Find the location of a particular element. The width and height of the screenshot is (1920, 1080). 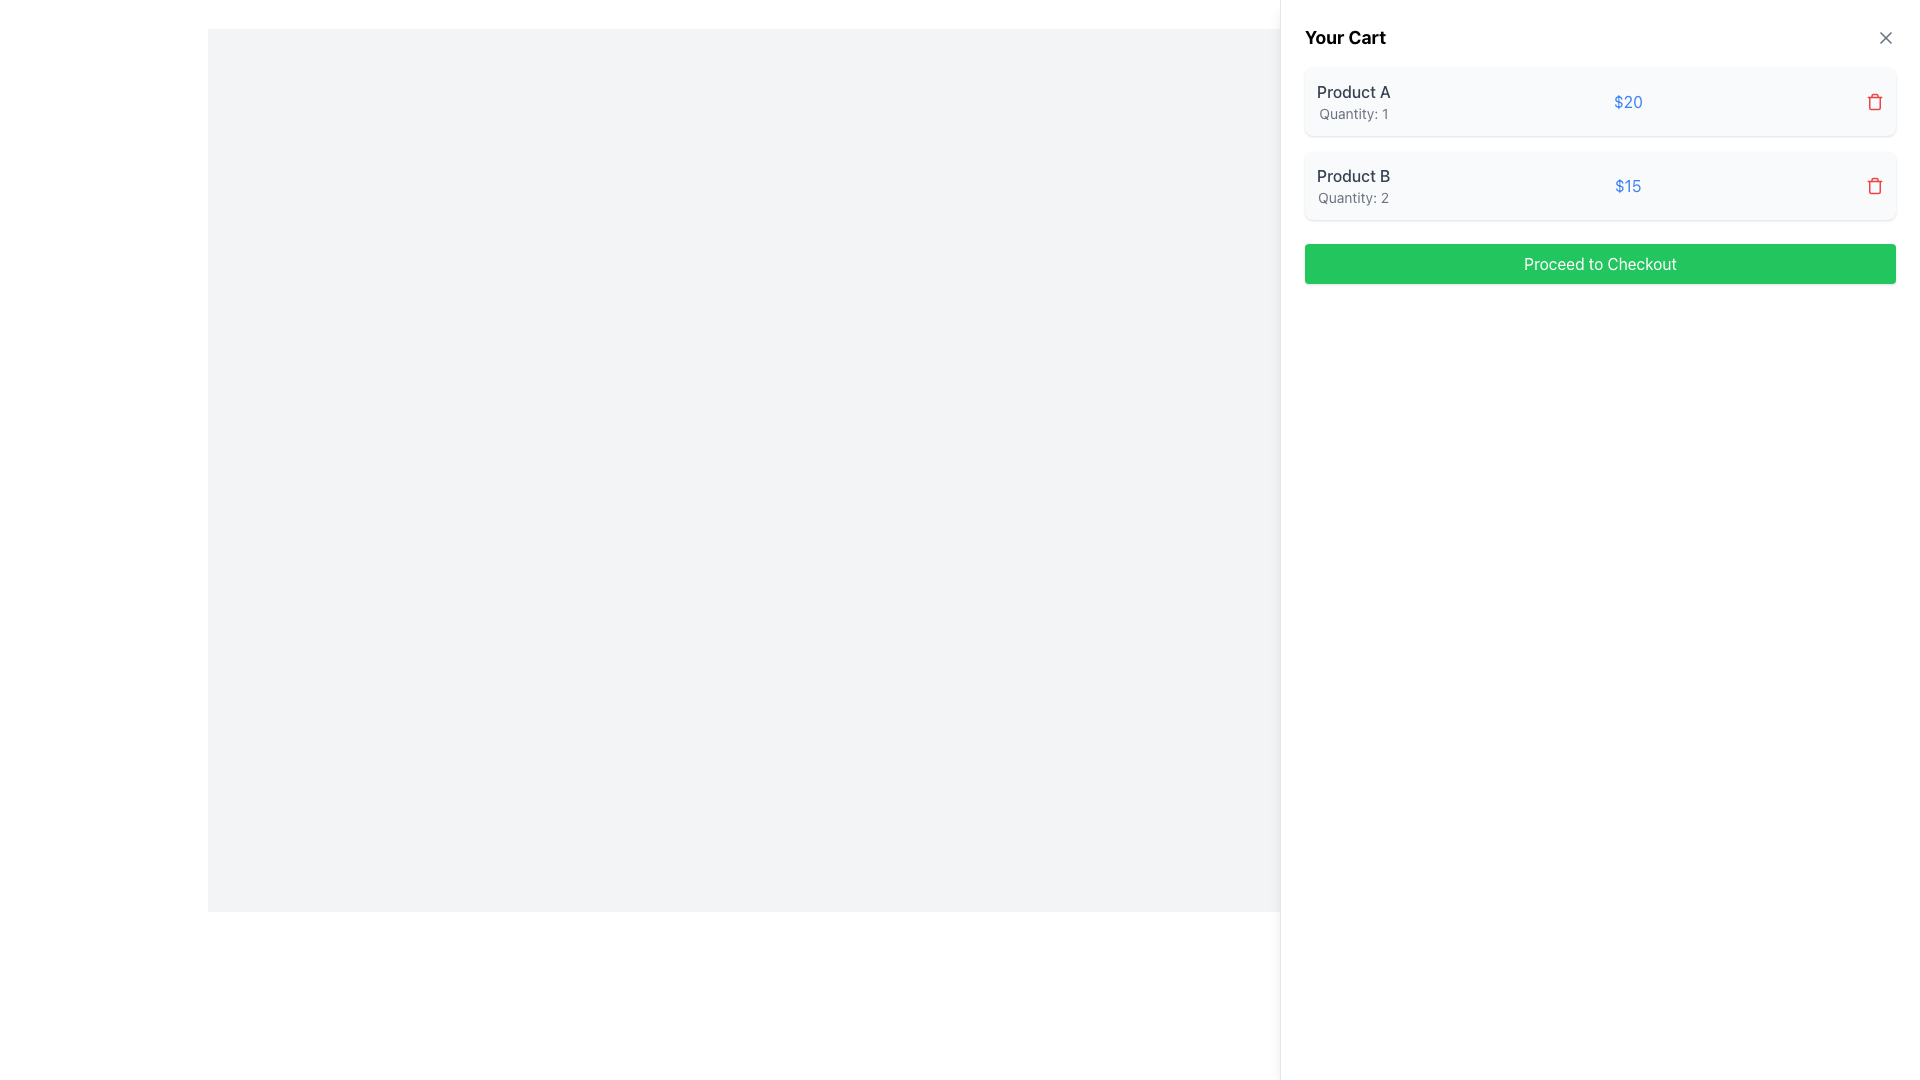

the delete icon button for the 'Product B' item in the cart is located at coordinates (1874, 185).